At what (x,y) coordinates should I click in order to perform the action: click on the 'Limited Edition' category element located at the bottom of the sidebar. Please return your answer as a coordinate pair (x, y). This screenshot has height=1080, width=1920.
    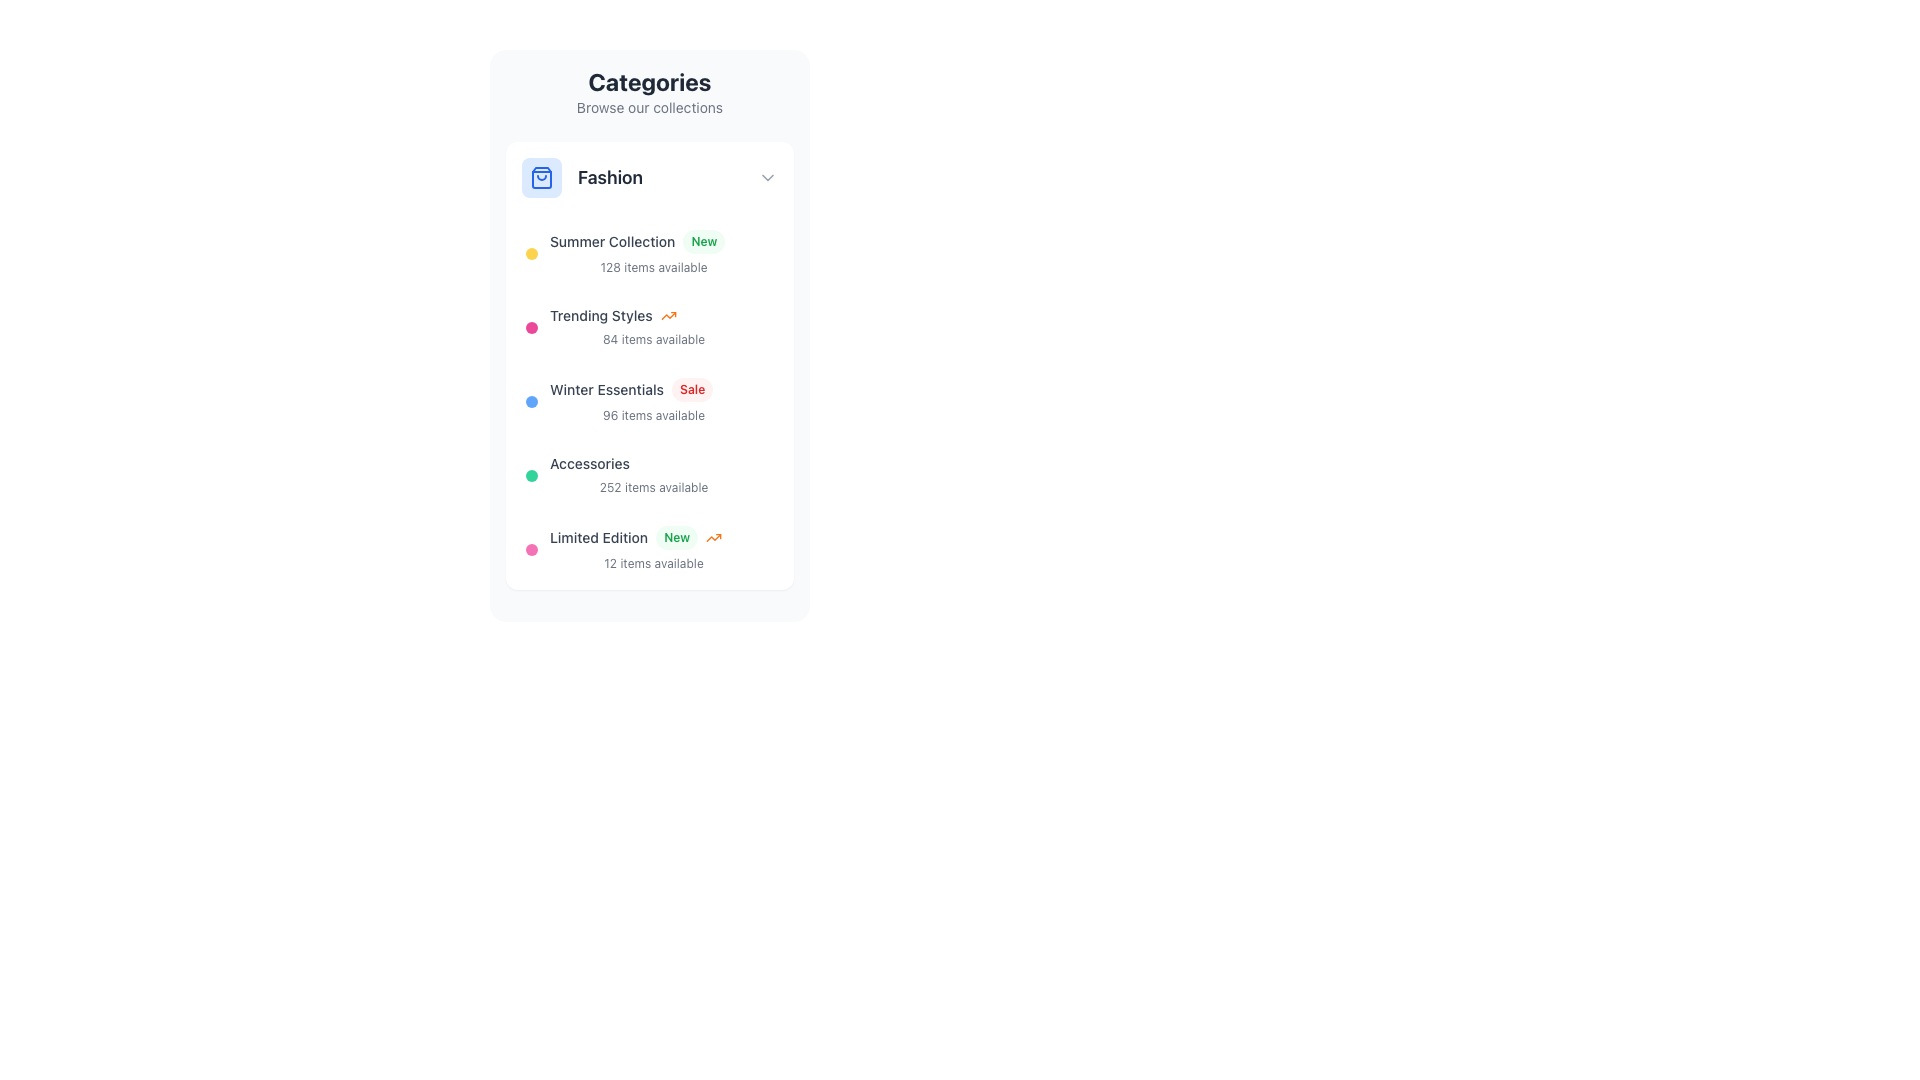
    Looking at the image, I should click on (653, 550).